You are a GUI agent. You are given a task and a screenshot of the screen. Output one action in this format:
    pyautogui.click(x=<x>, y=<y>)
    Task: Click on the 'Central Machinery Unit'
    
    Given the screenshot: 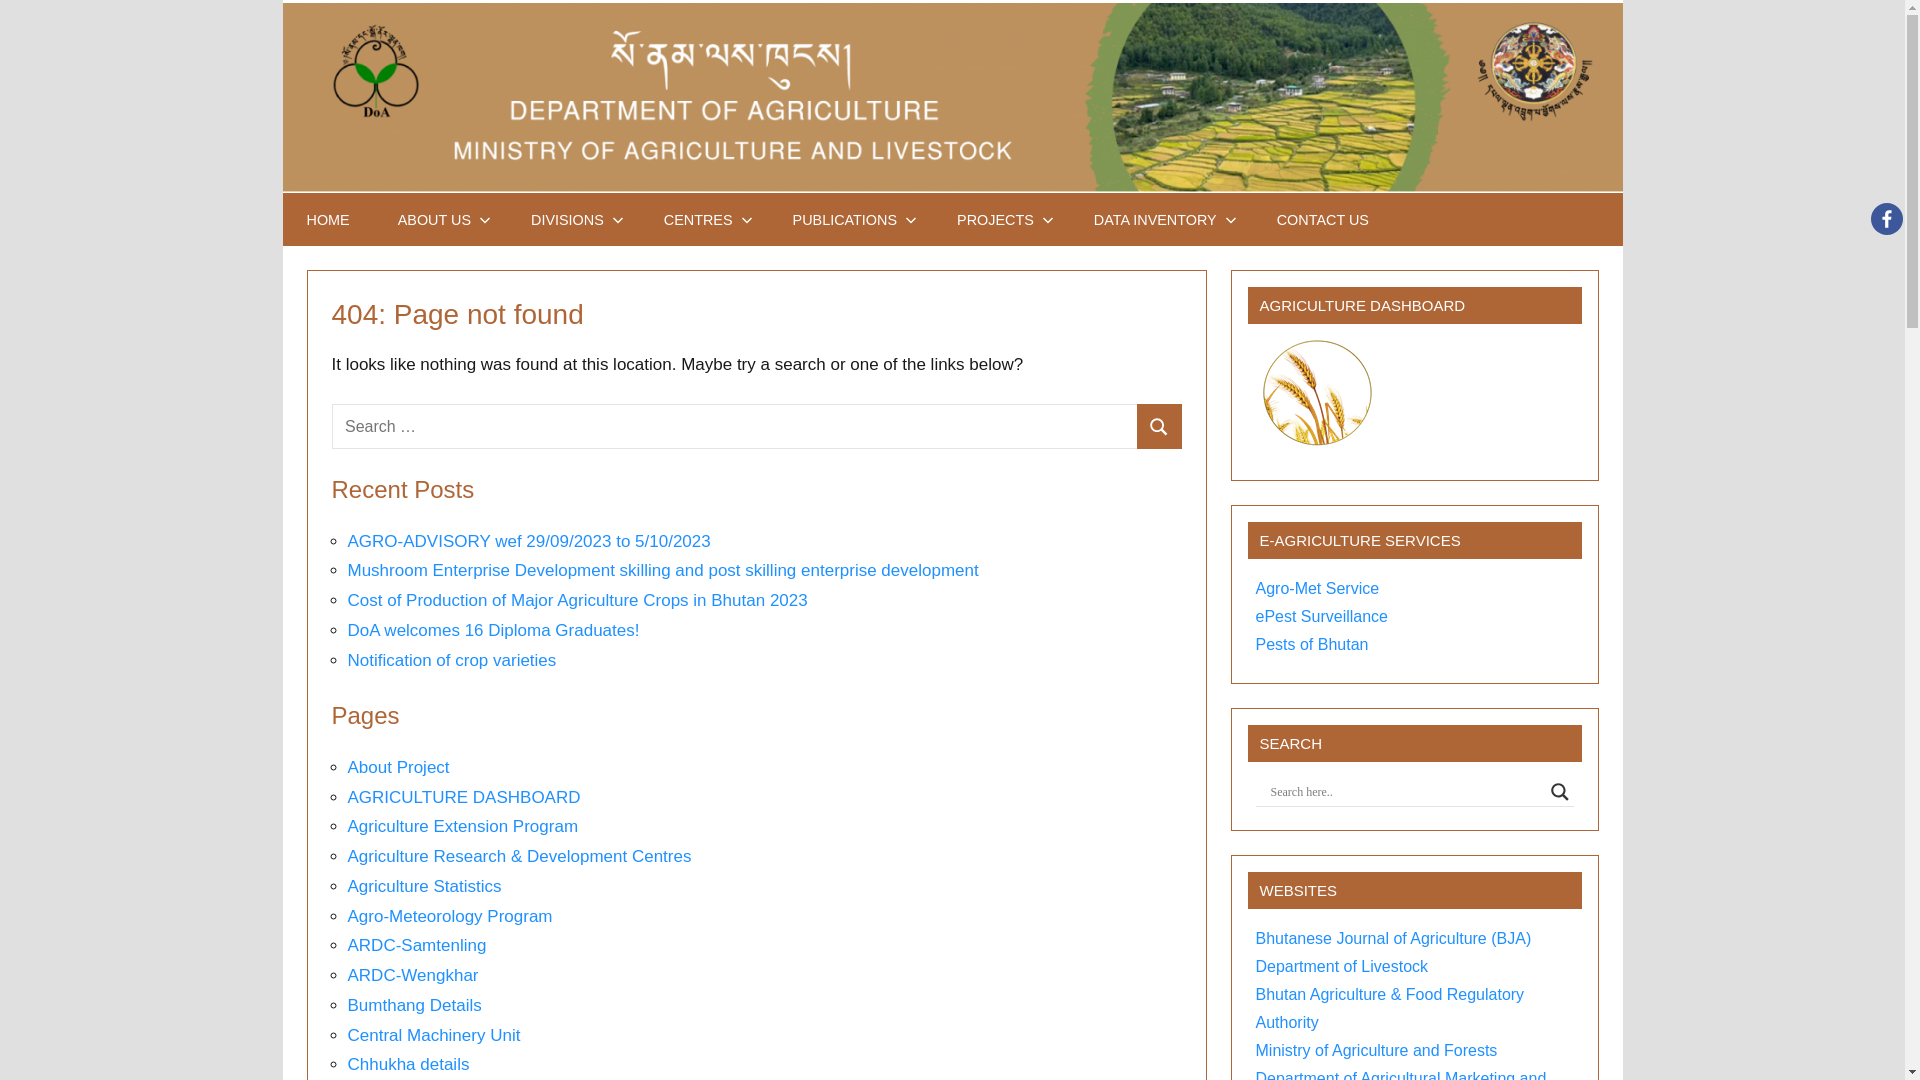 What is the action you would take?
    pyautogui.click(x=347, y=1035)
    